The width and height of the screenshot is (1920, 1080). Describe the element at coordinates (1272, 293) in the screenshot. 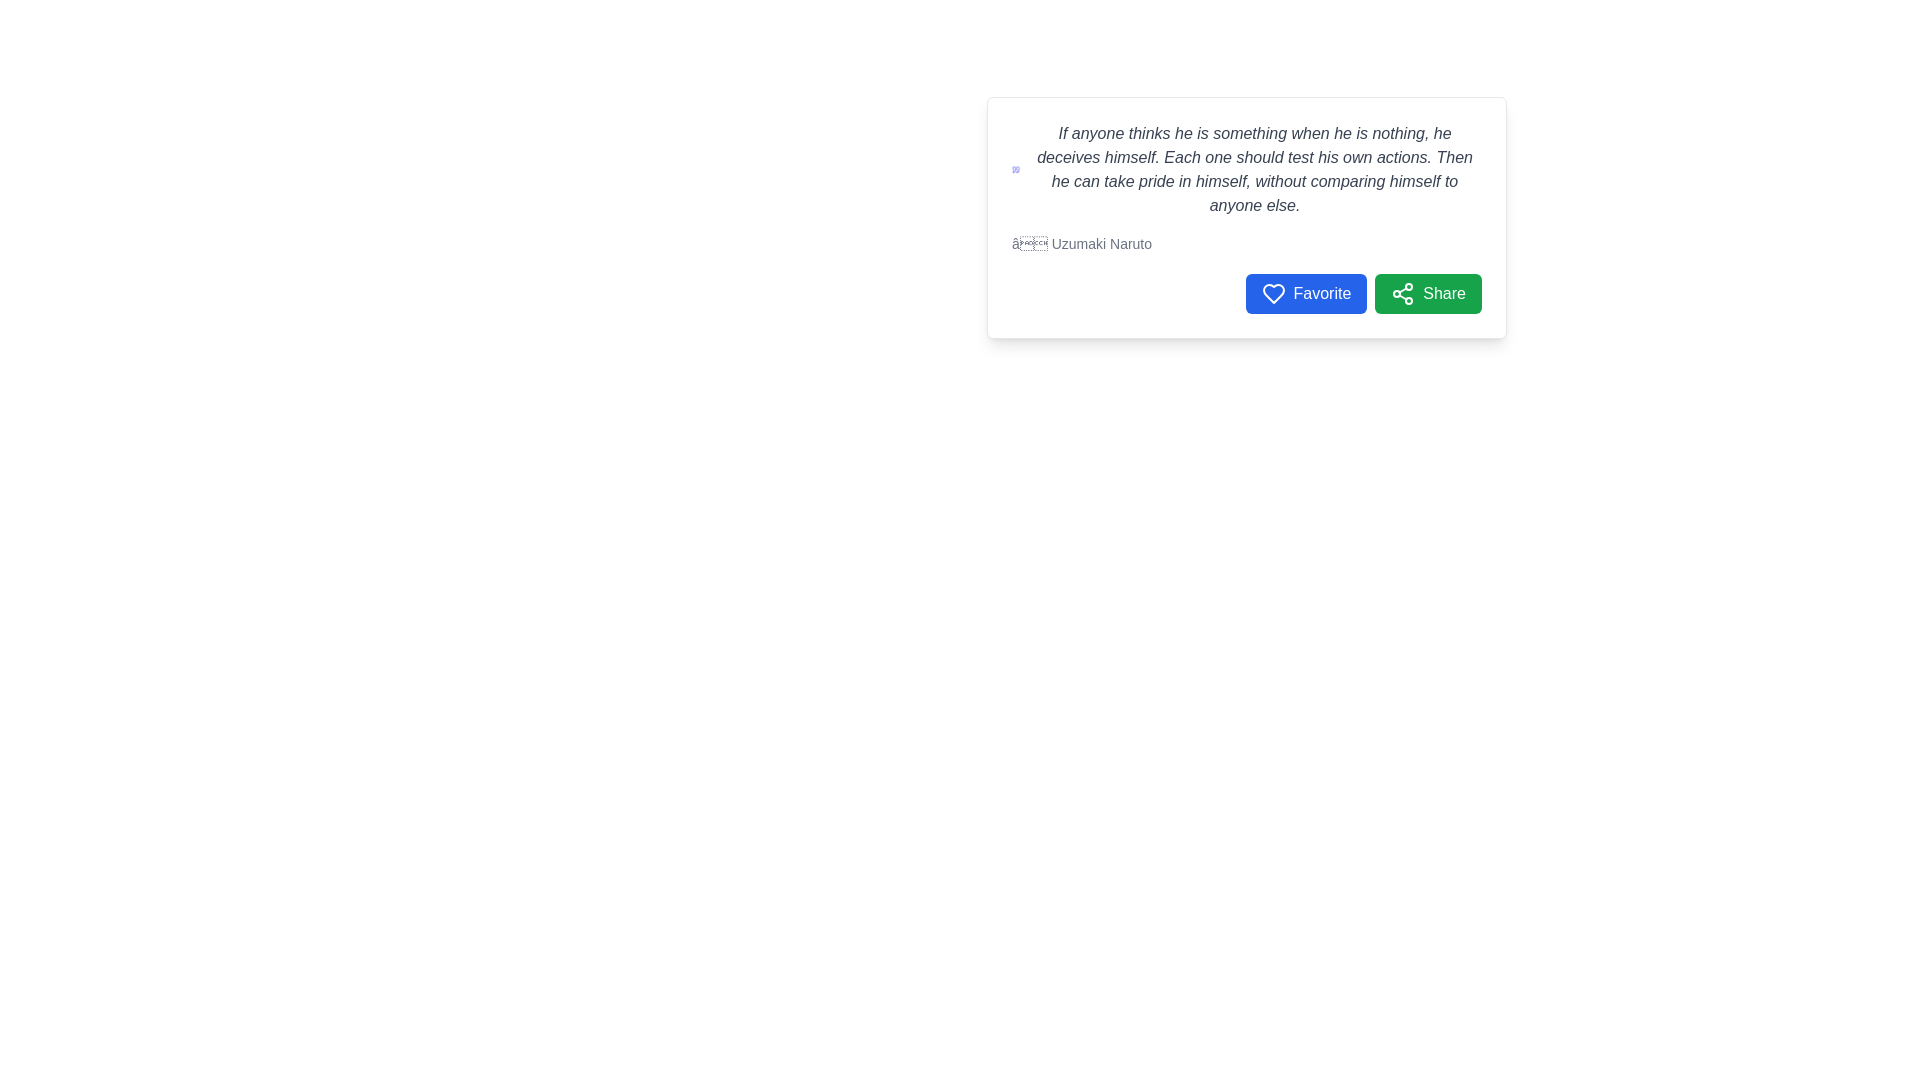

I see `the 'Favorite' icon located to the left of the 'Favorite' text in the bottom right corner of the text panel` at that location.